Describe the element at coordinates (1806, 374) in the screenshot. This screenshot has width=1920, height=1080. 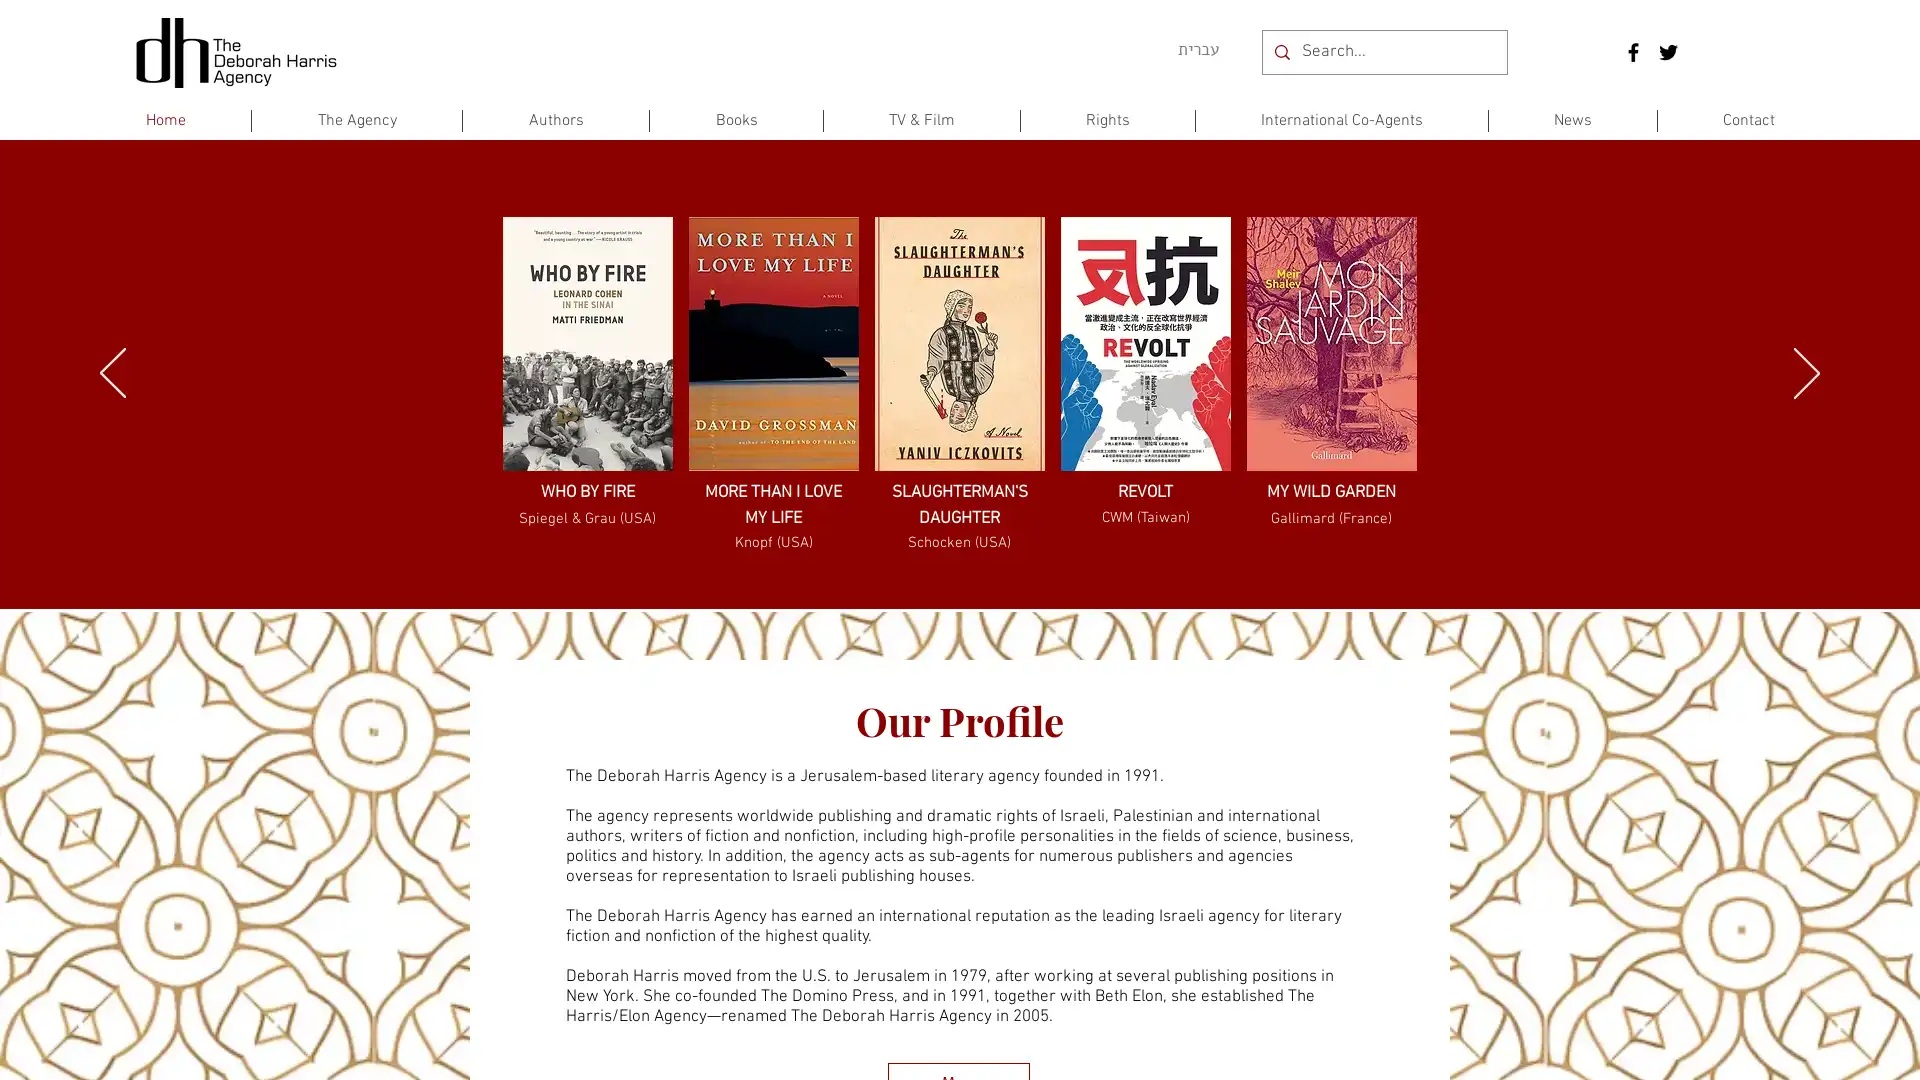
I see `Next` at that location.